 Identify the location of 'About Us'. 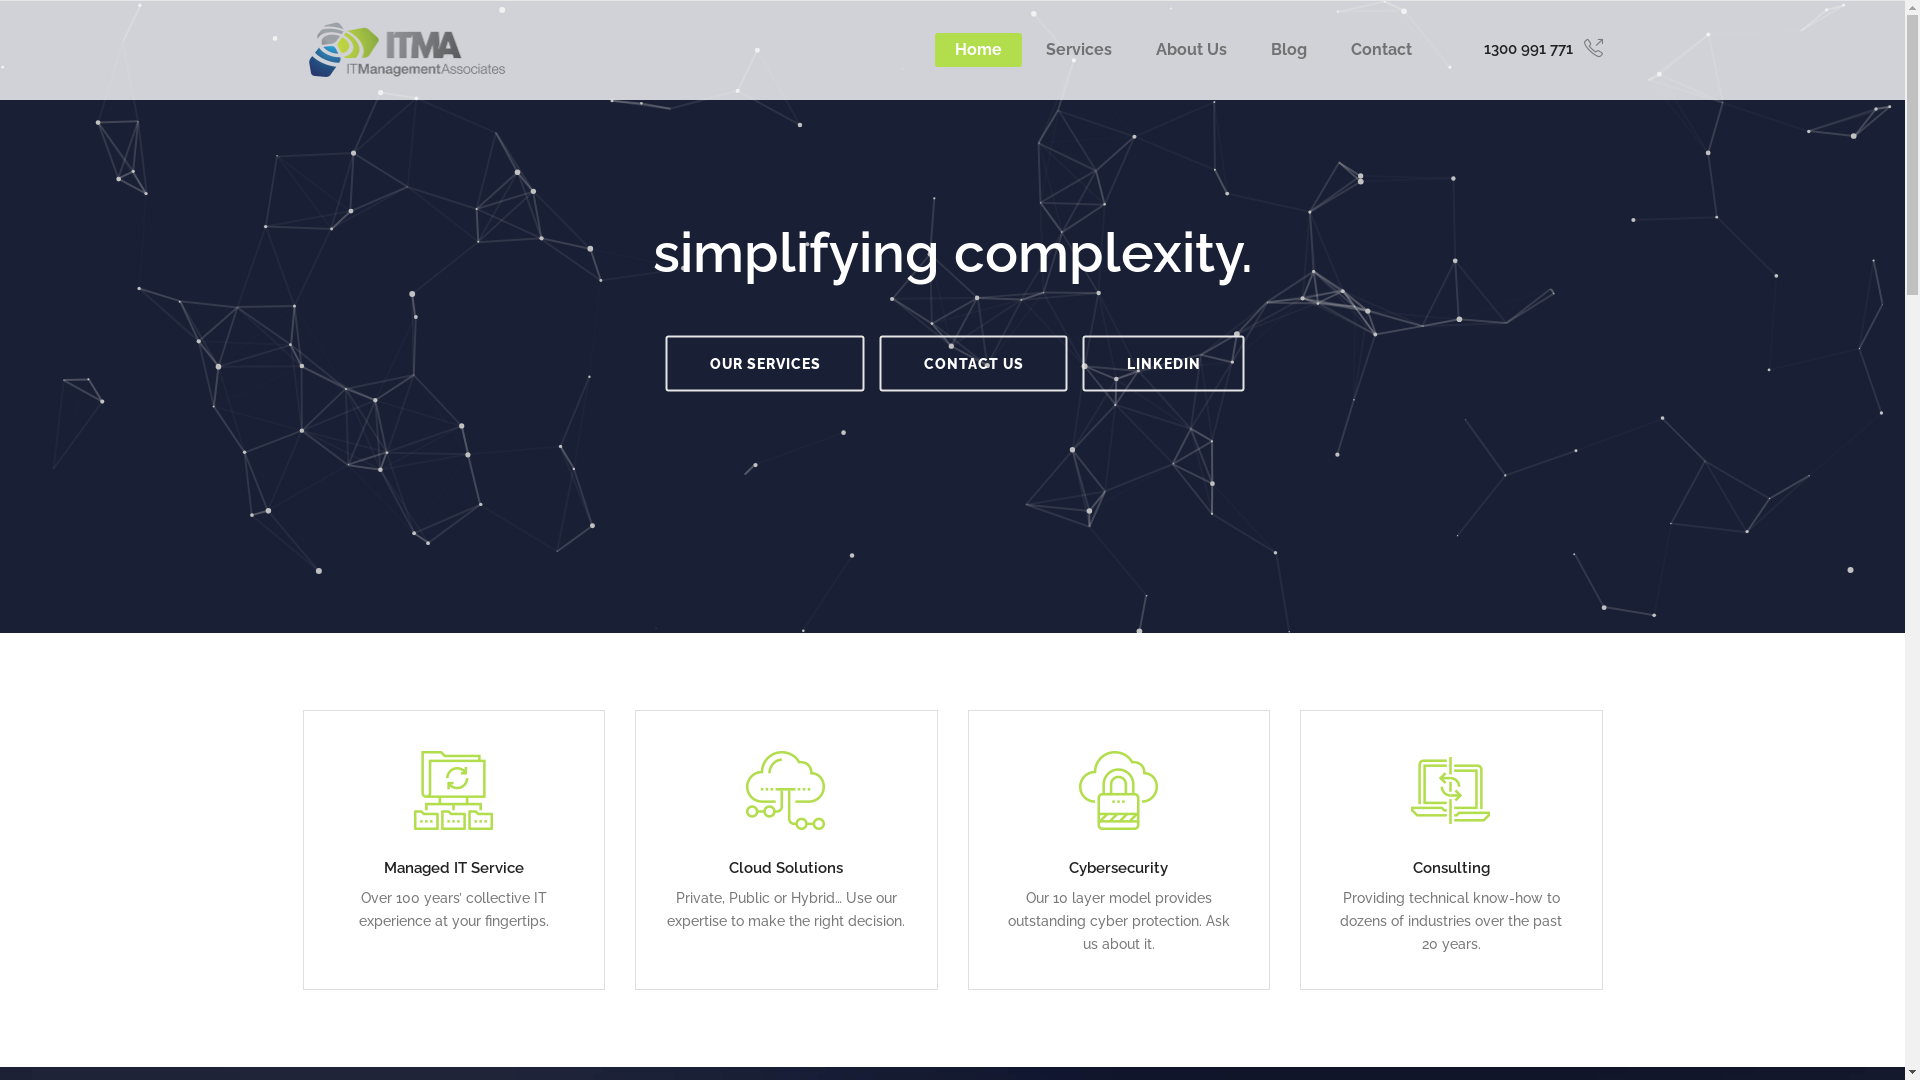
(1191, 49).